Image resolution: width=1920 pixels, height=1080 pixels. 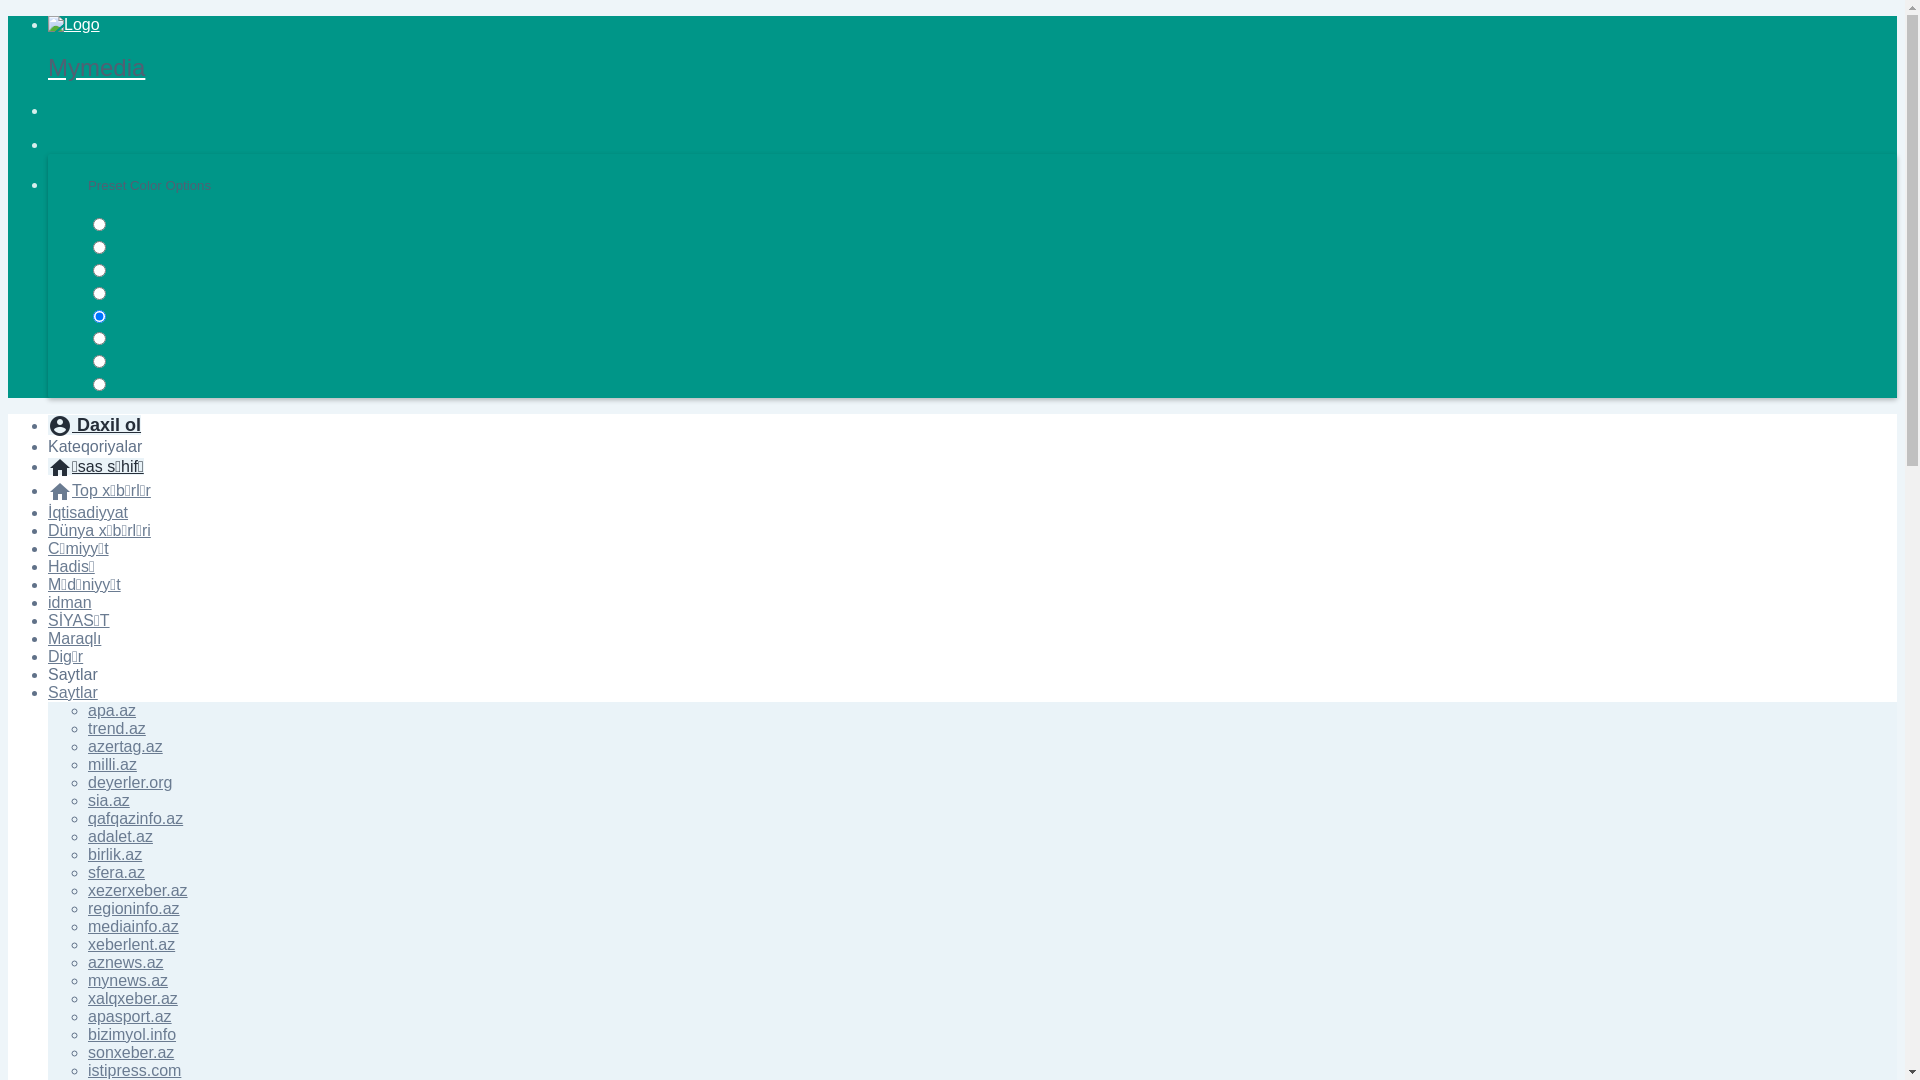 I want to click on 'account_circle, so click(x=93, y=423).